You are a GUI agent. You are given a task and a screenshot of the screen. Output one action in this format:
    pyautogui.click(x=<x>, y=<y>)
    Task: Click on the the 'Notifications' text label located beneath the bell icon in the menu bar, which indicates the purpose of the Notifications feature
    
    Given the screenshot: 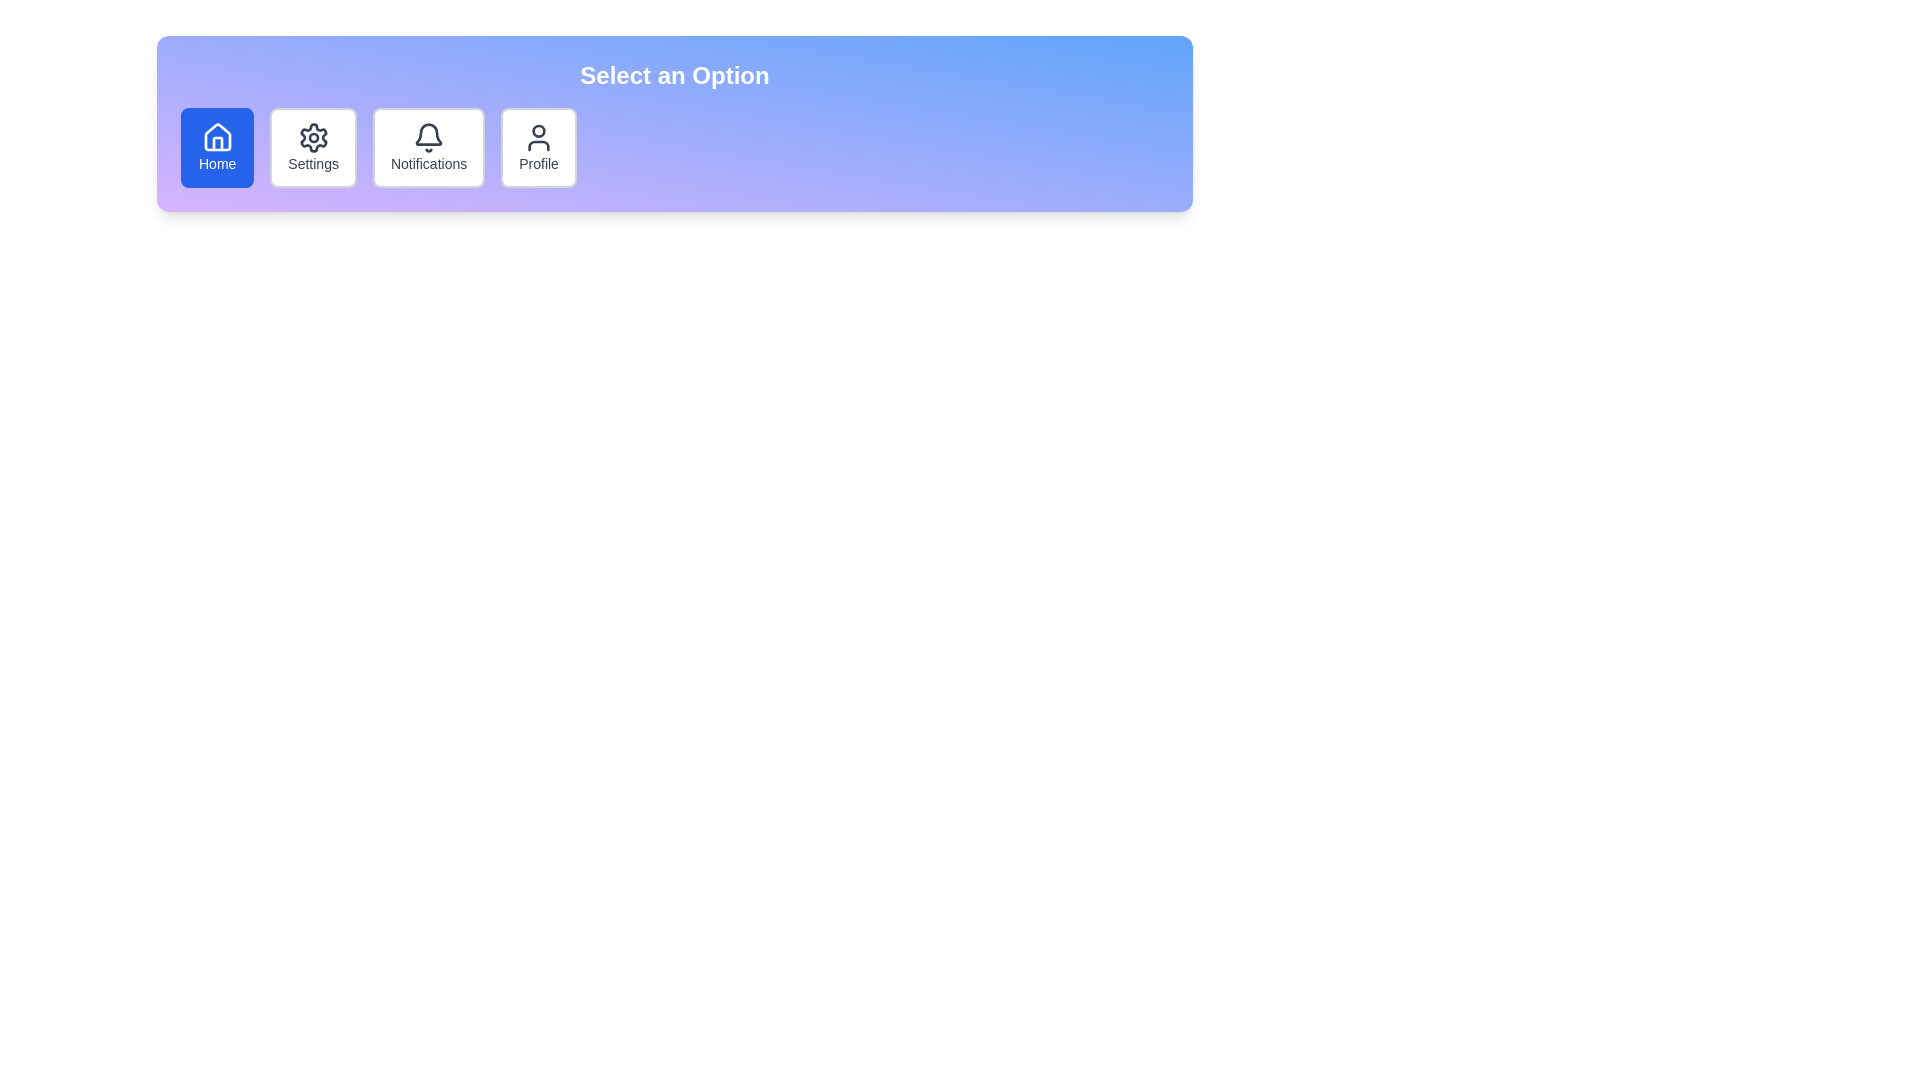 What is the action you would take?
    pyautogui.click(x=428, y=163)
    